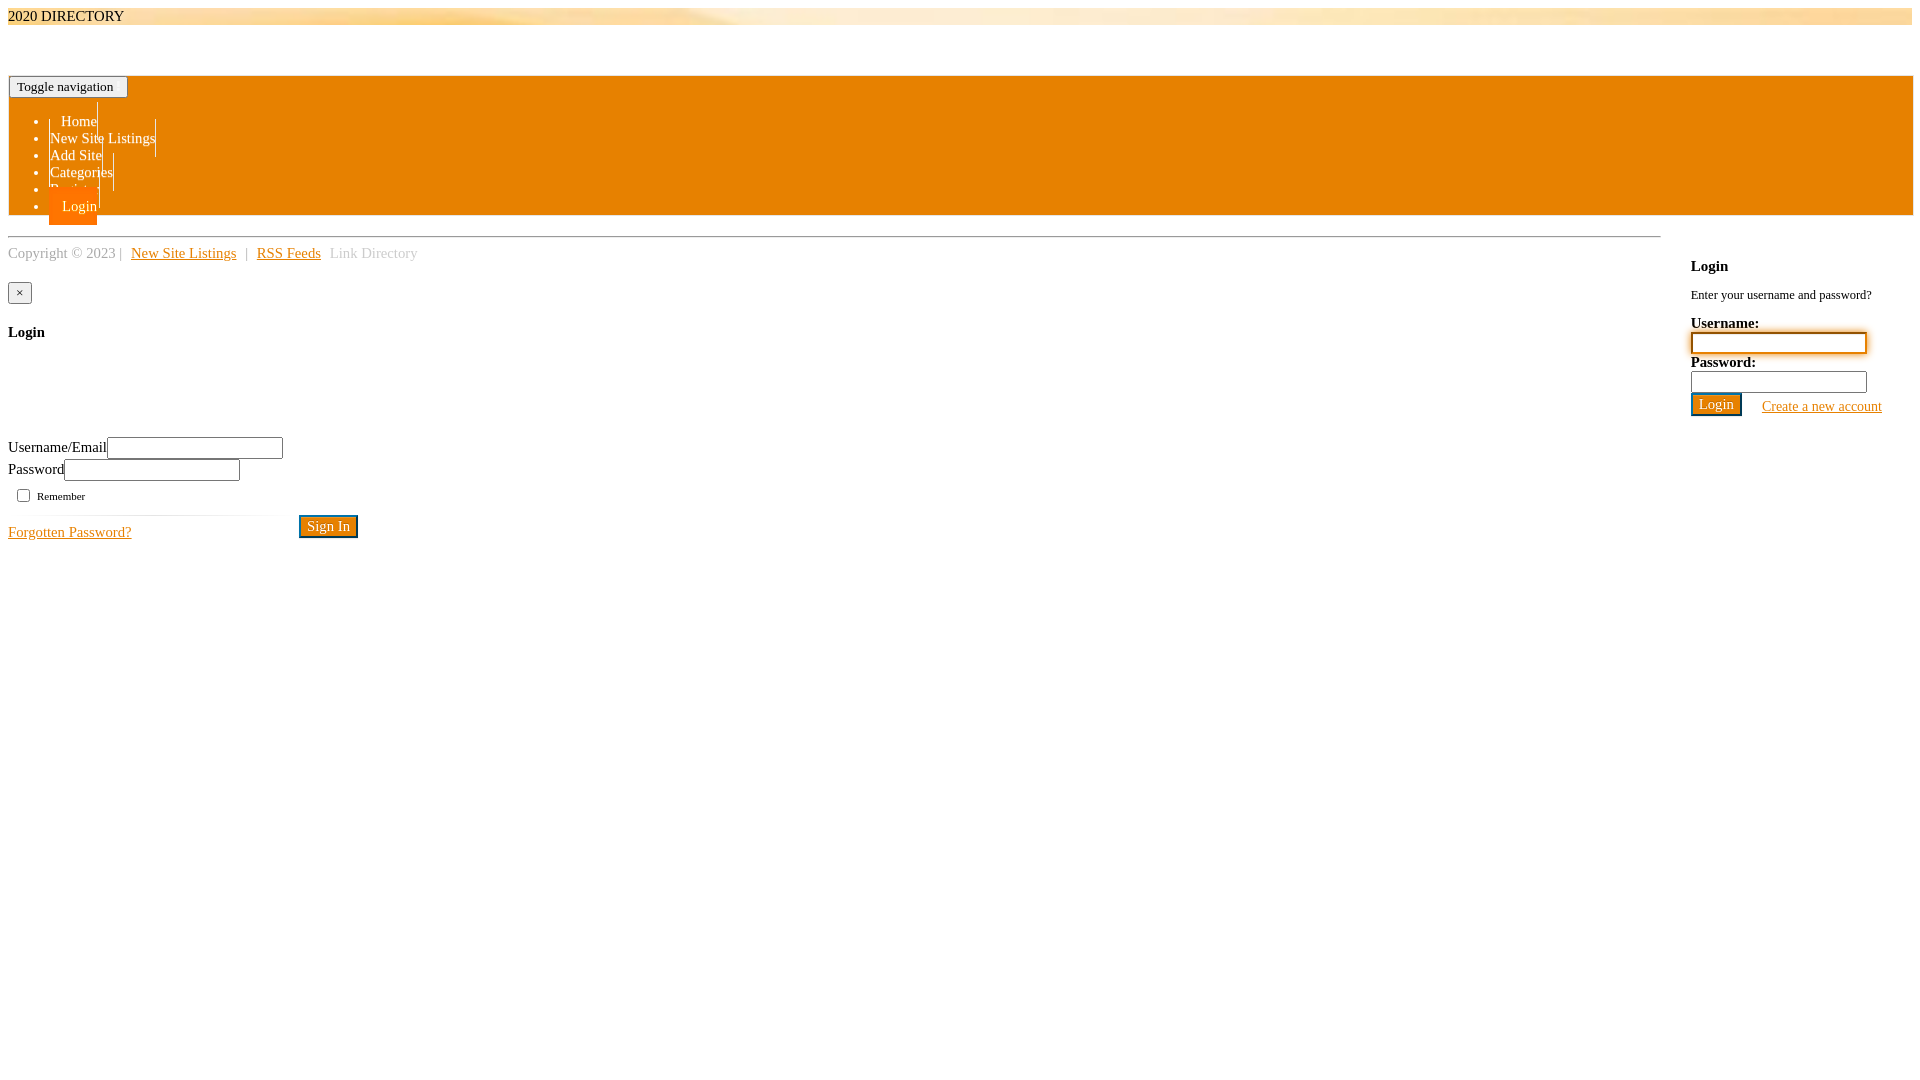 The height and width of the screenshot is (1080, 1920). What do you see at coordinates (70, 531) in the screenshot?
I see `'Forgotten Password?'` at bounding box center [70, 531].